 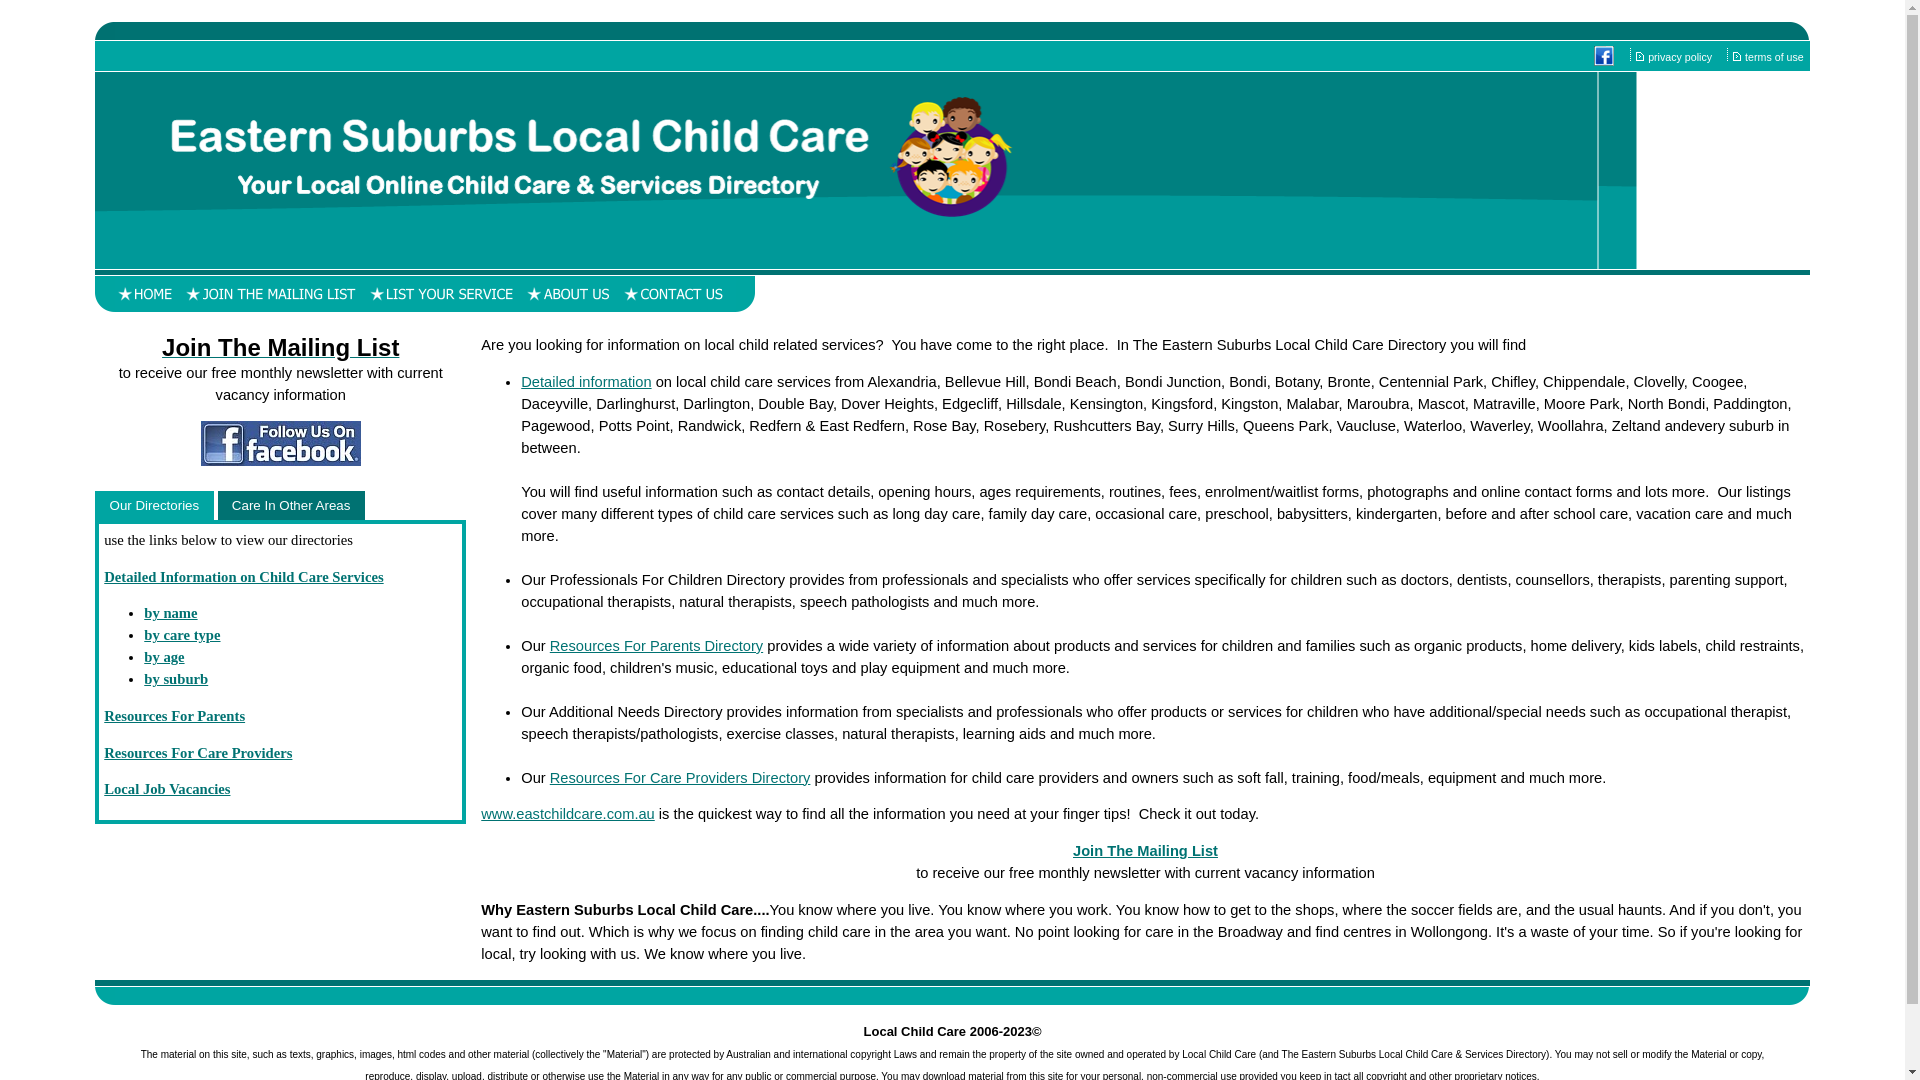 What do you see at coordinates (1680, 56) in the screenshot?
I see `'privacy policy'` at bounding box center [1680, 56].